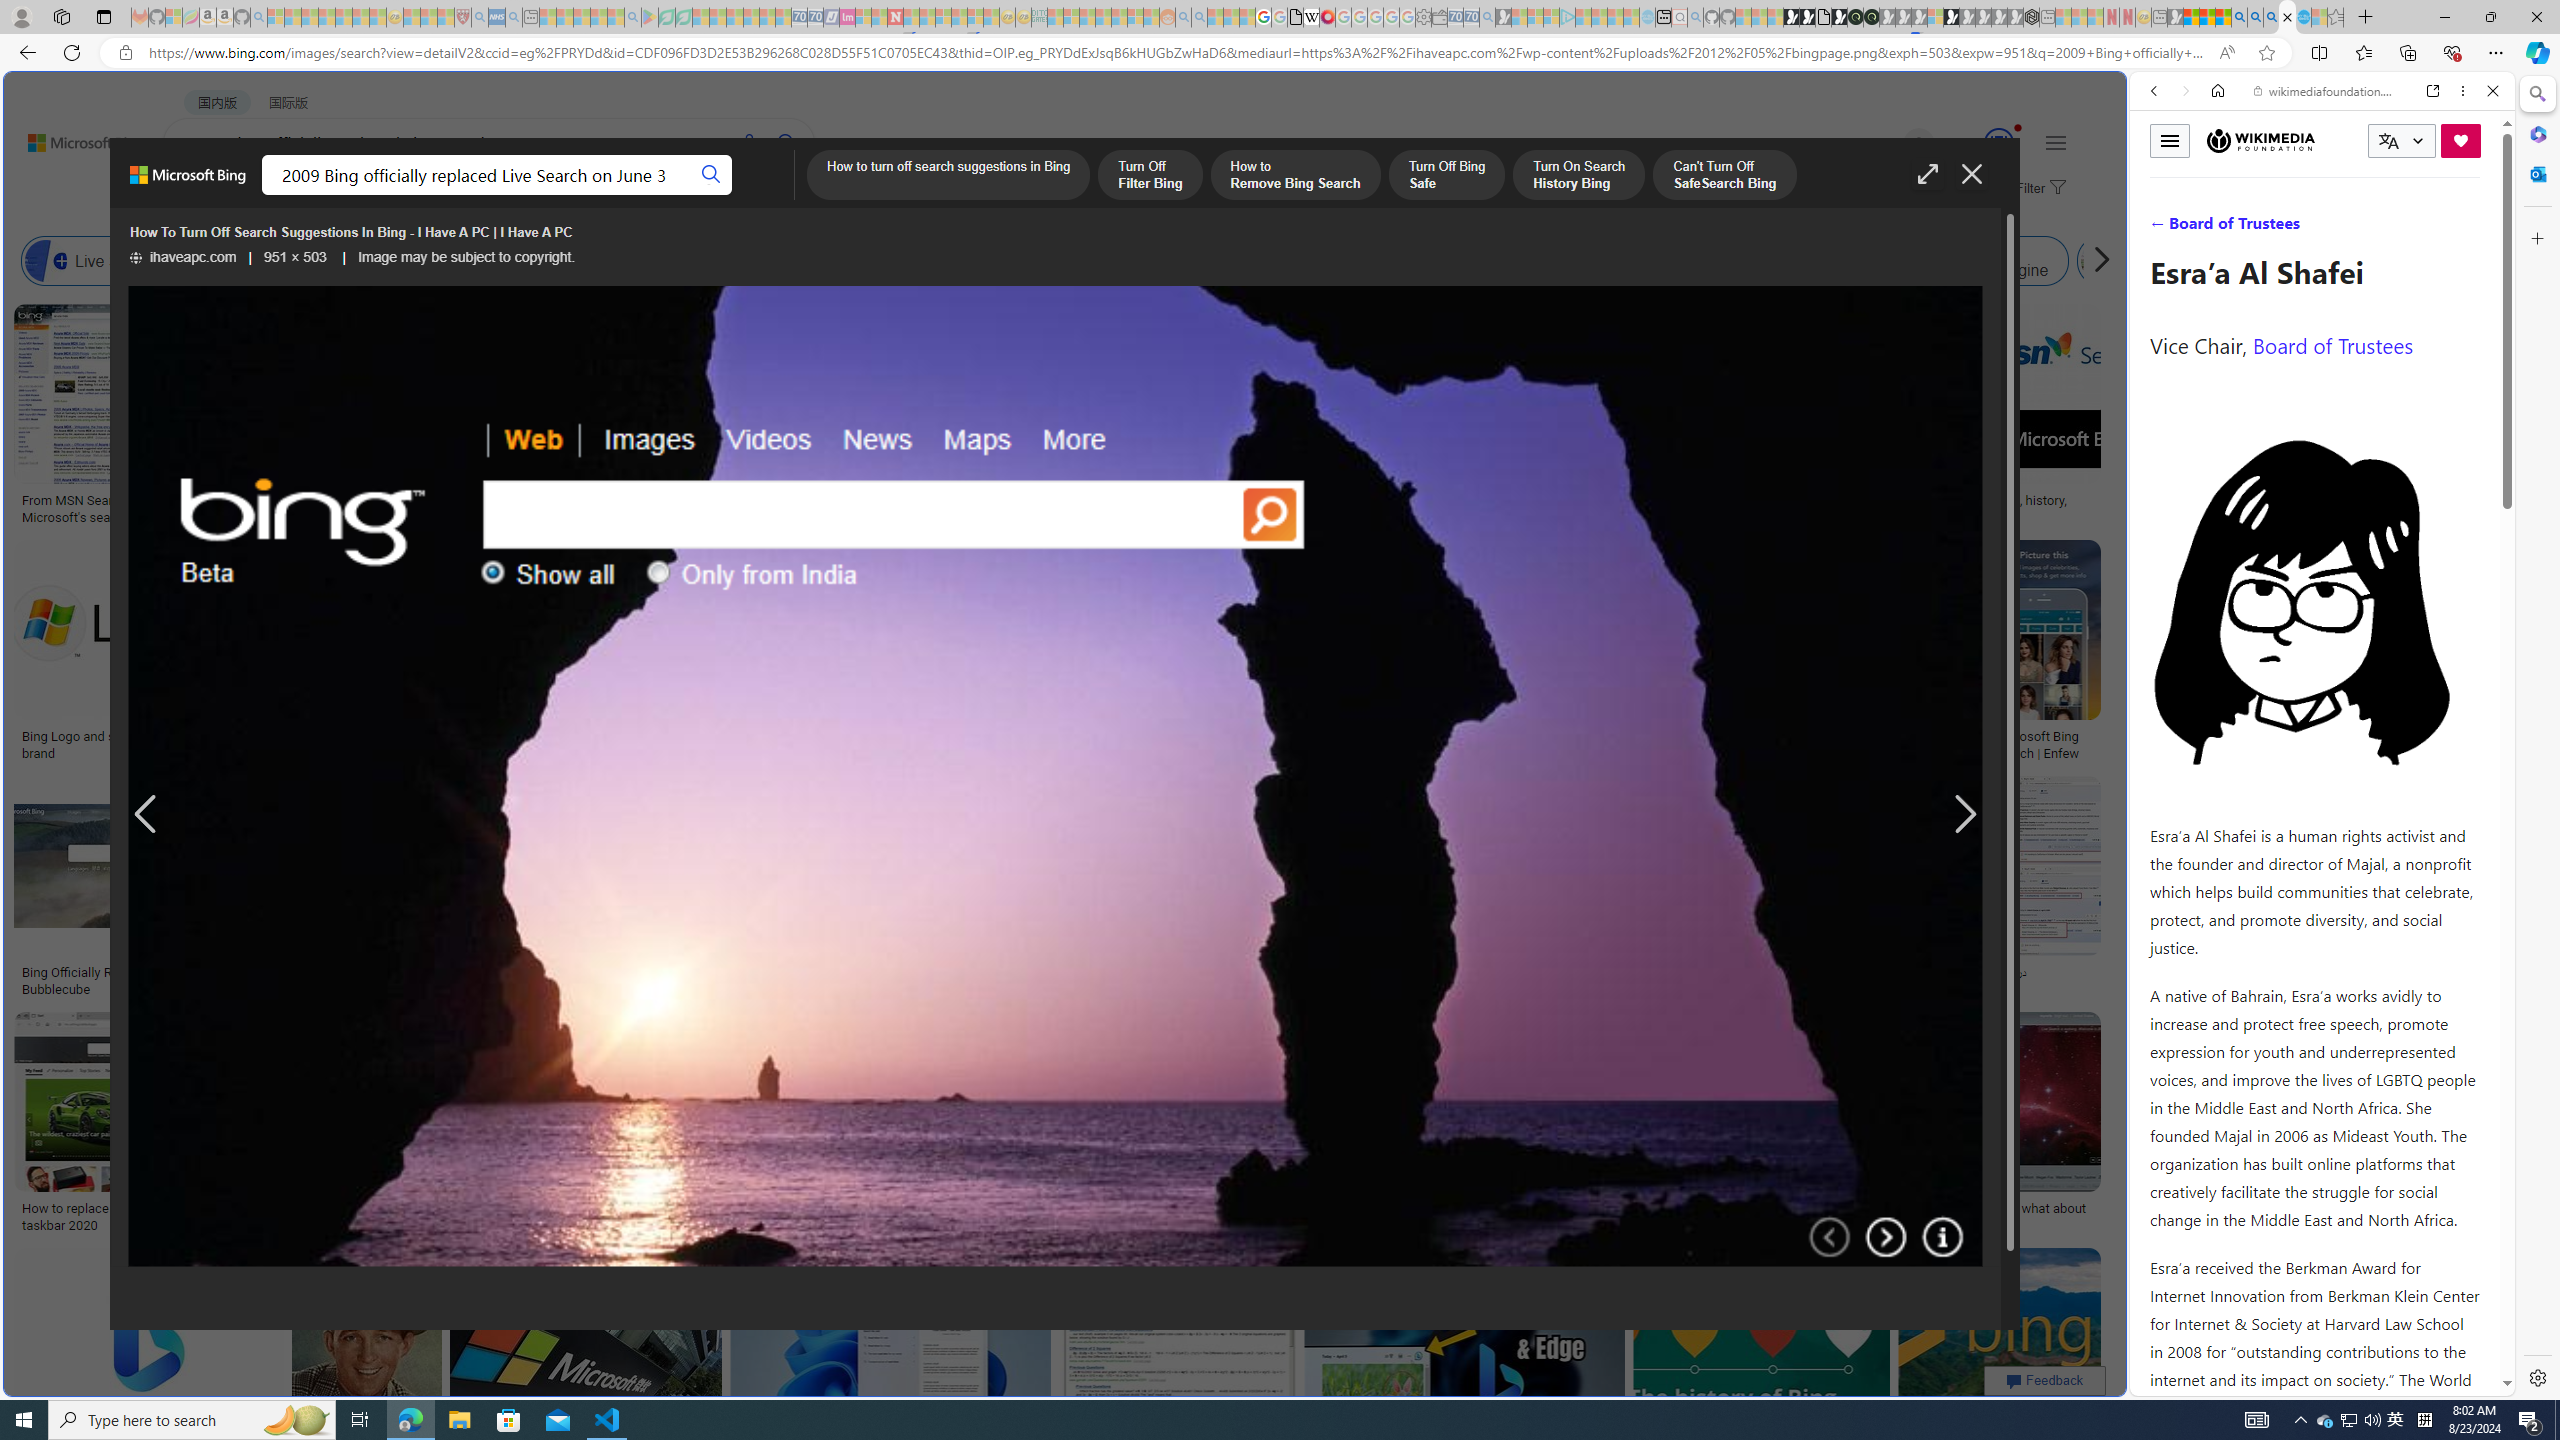 This screenshot has width=2560, height=1440. Describe the element at coordinates (2095, 260) in the screenshot. I see `'Scroll right'` at that location.